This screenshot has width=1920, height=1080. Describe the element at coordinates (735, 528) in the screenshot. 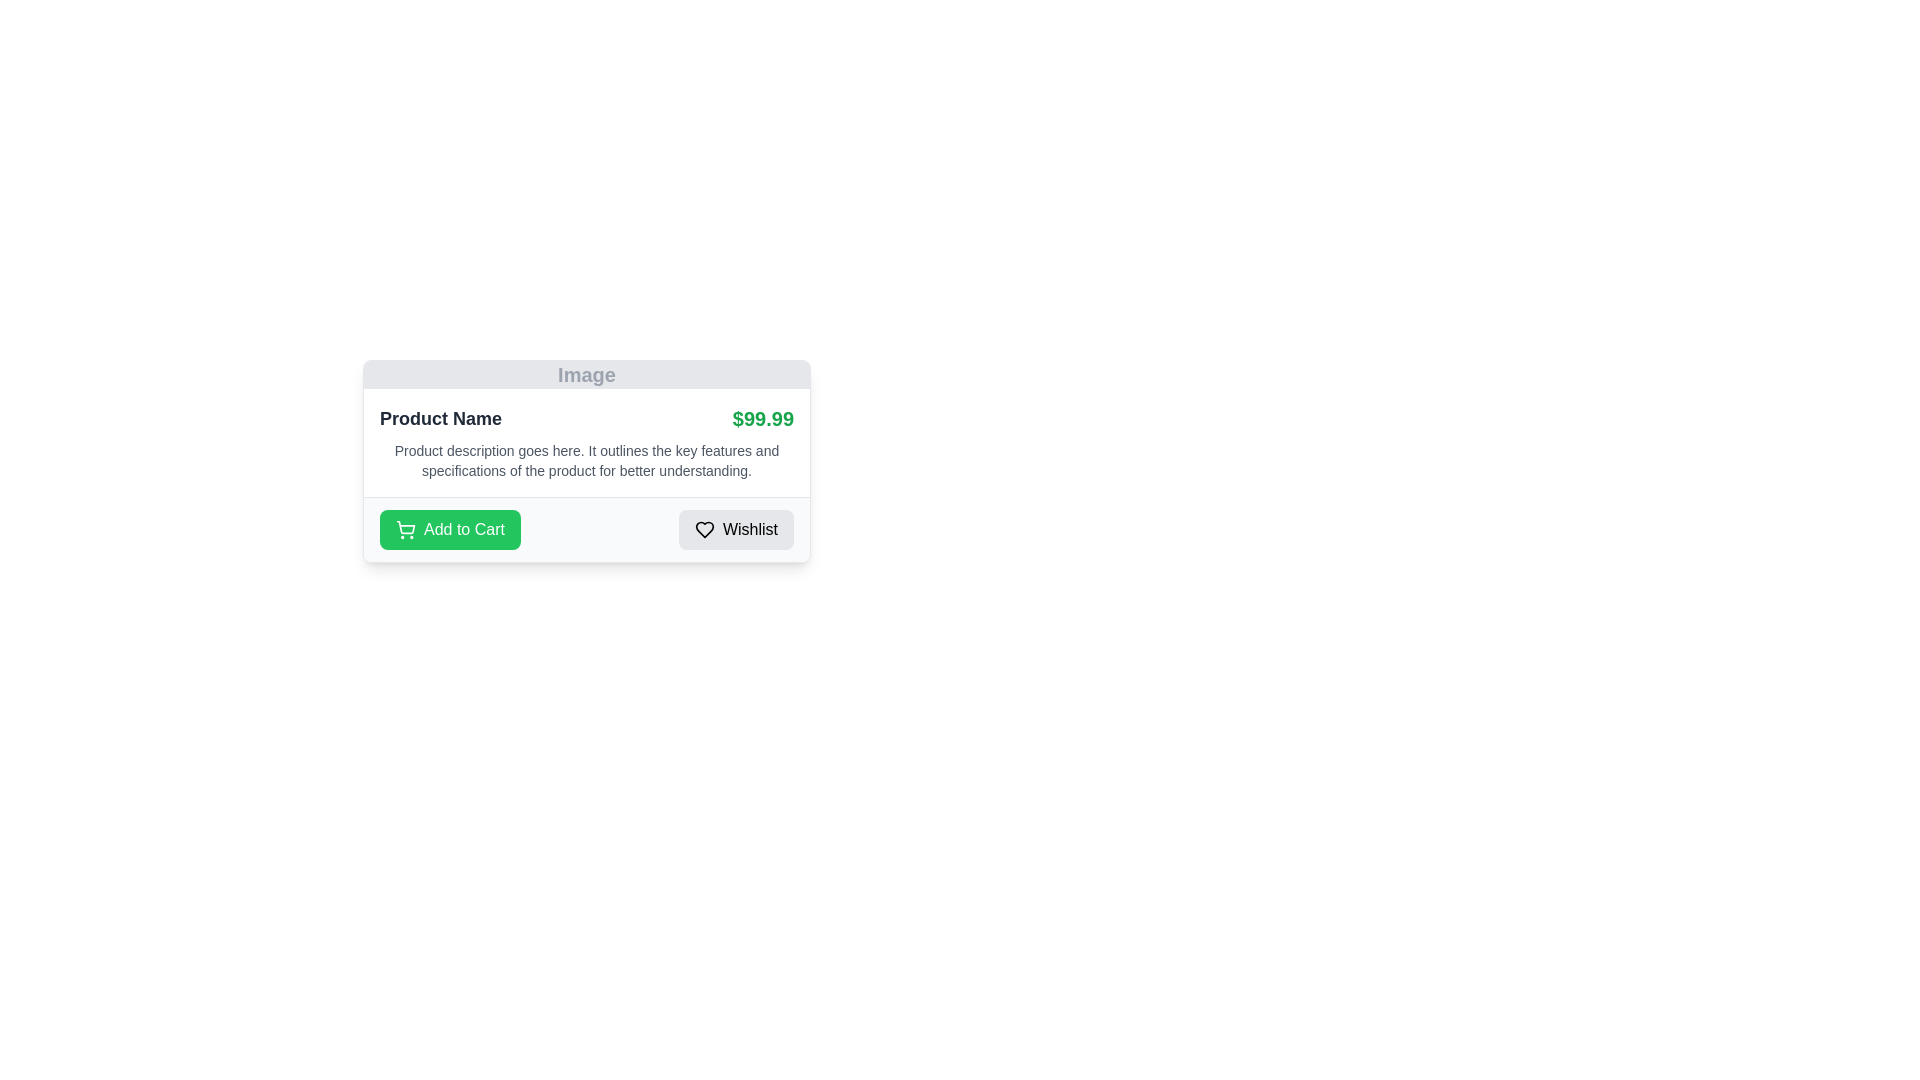

I see `the 'Wishlist' button, which is a rectangular button with a light gray background, rounded corners, a heart icon on the left, and labeled 'Wishlist' on the right` at that location.